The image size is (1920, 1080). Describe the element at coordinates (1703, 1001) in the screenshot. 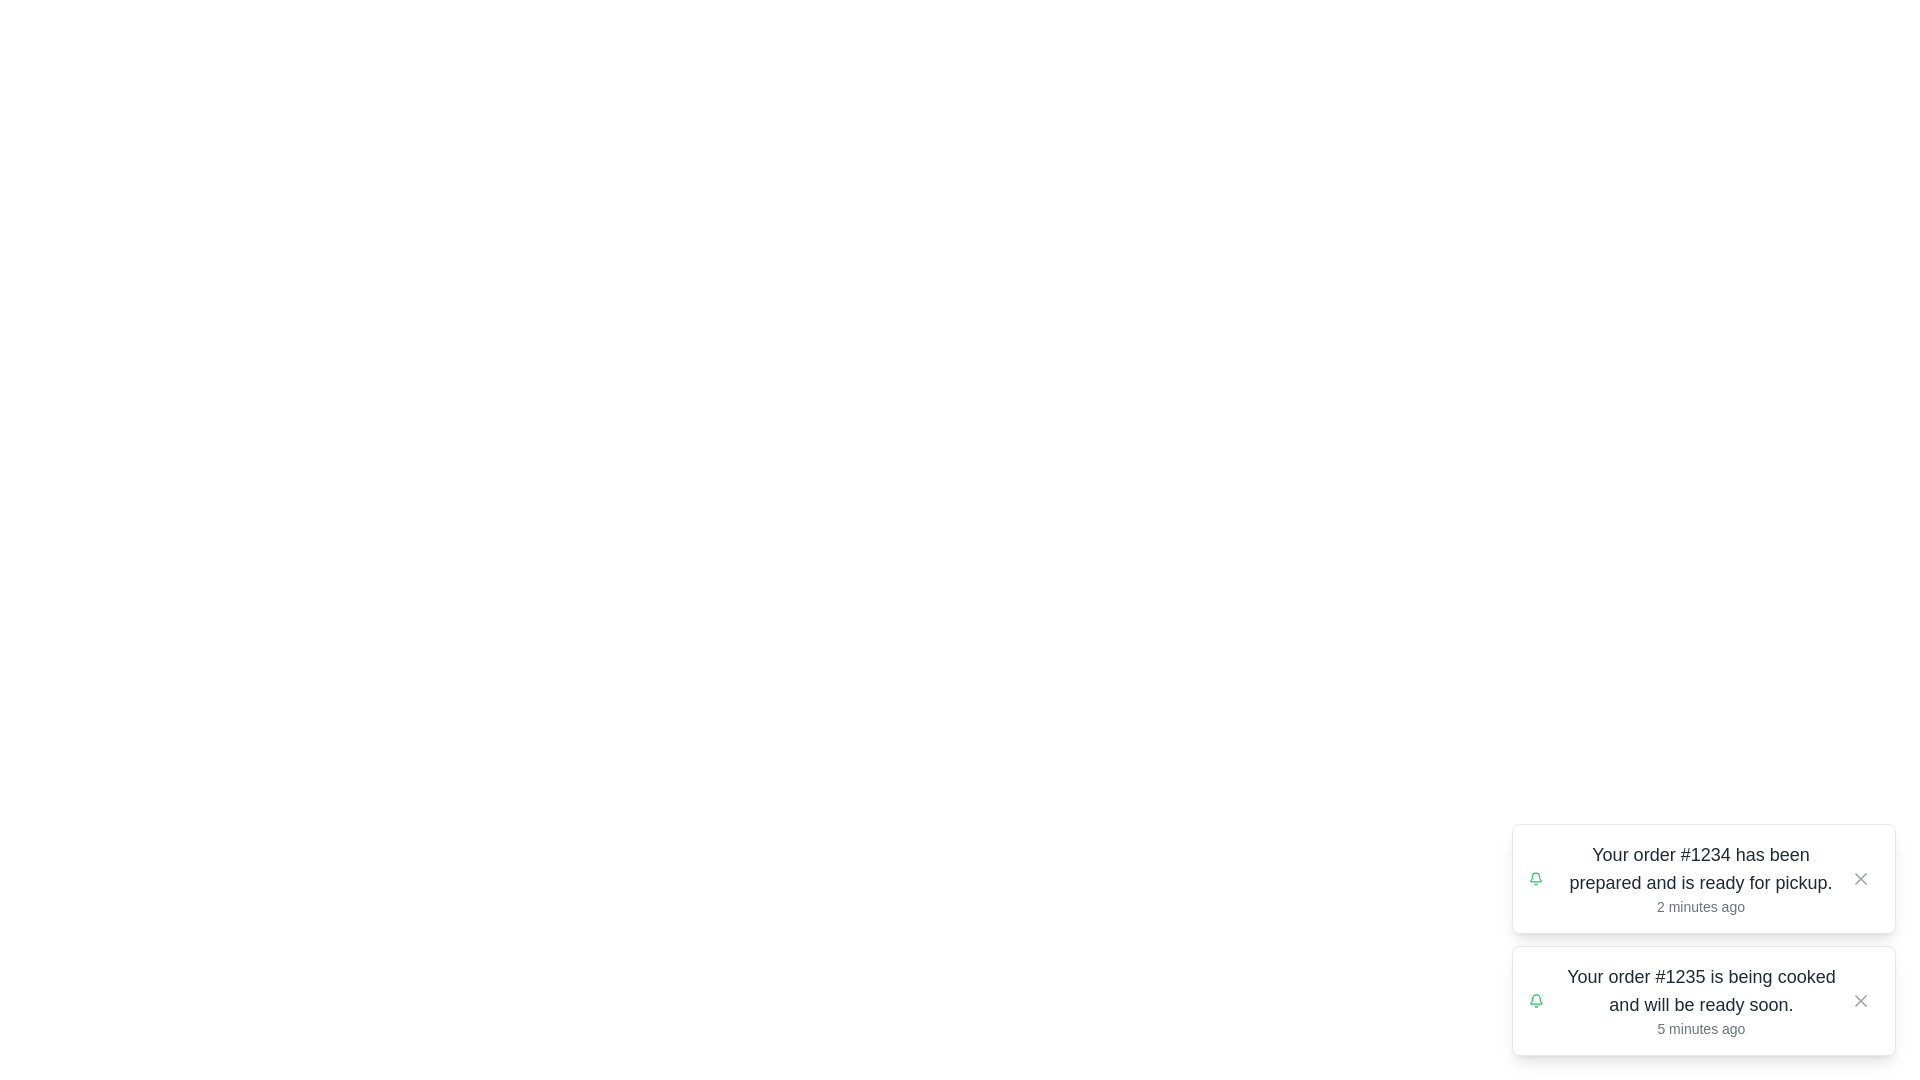

I see `the second notification card located in the bottom-right corner of the page, which has a white background, rounded corners, and contains a green bell icon at the top left` at that location.